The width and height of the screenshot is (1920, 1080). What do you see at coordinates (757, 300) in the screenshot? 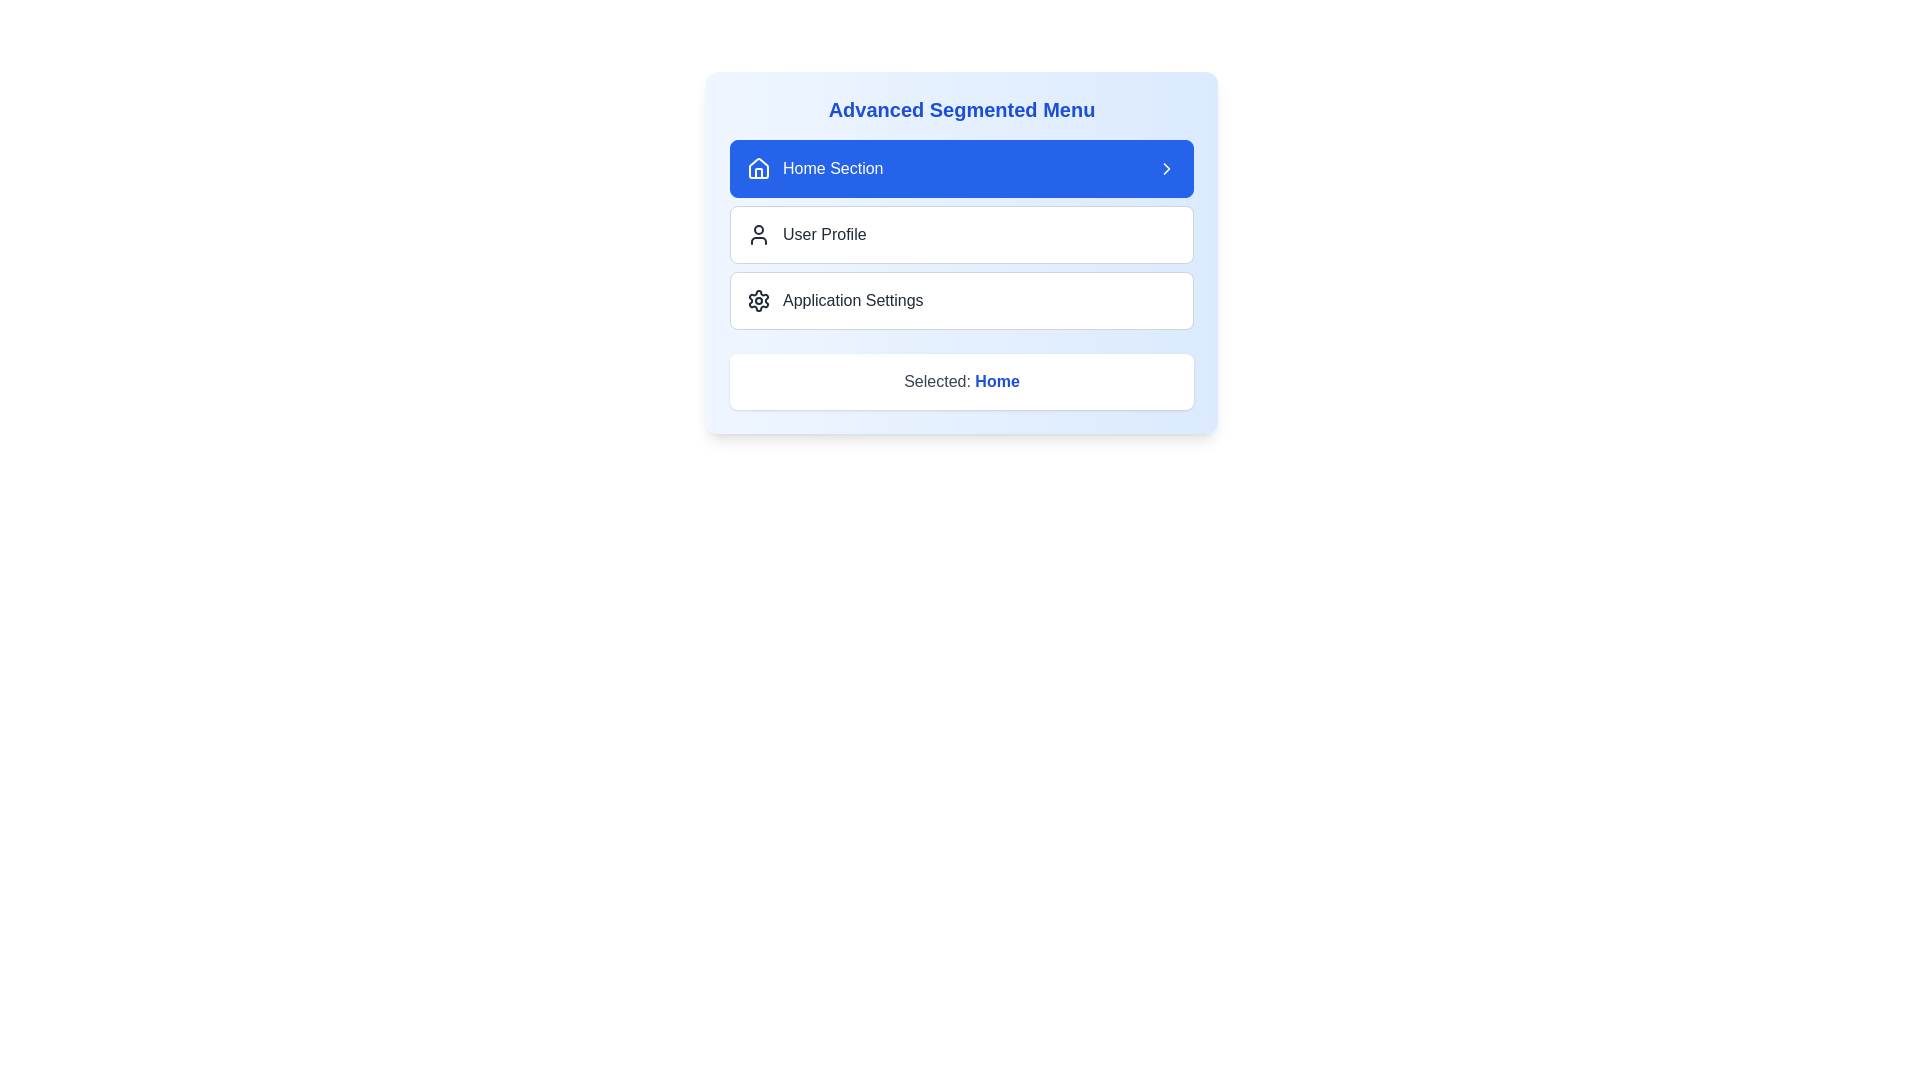
I see `the gear-shaped settings icon located next to the 'Application Settings' label in the segmented menu` at bounding box center [757, 300].